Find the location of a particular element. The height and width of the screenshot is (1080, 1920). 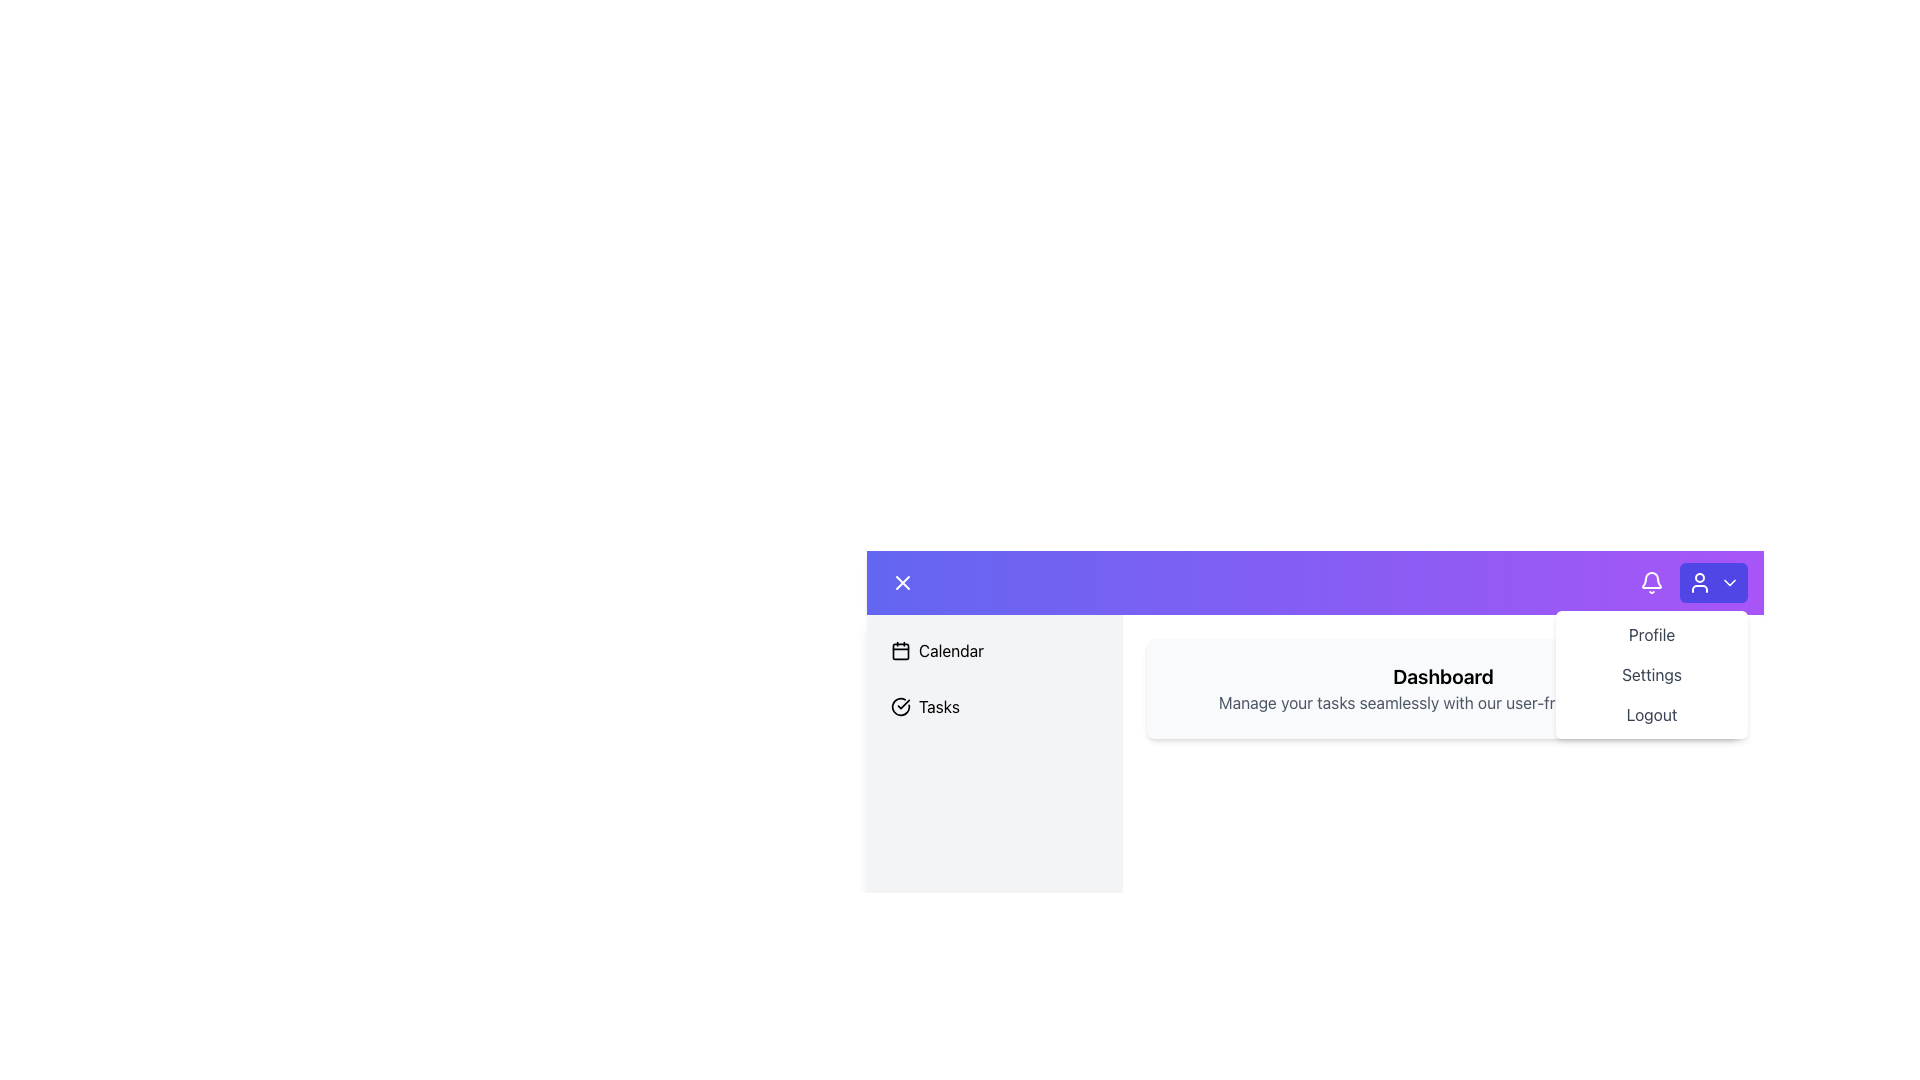

text from the Descriptive Panel titled 'Dashboard', which contains the description 'Manage your tasks seamlessly with our user-friendly platform.' is located at coordinates (1443, 688).